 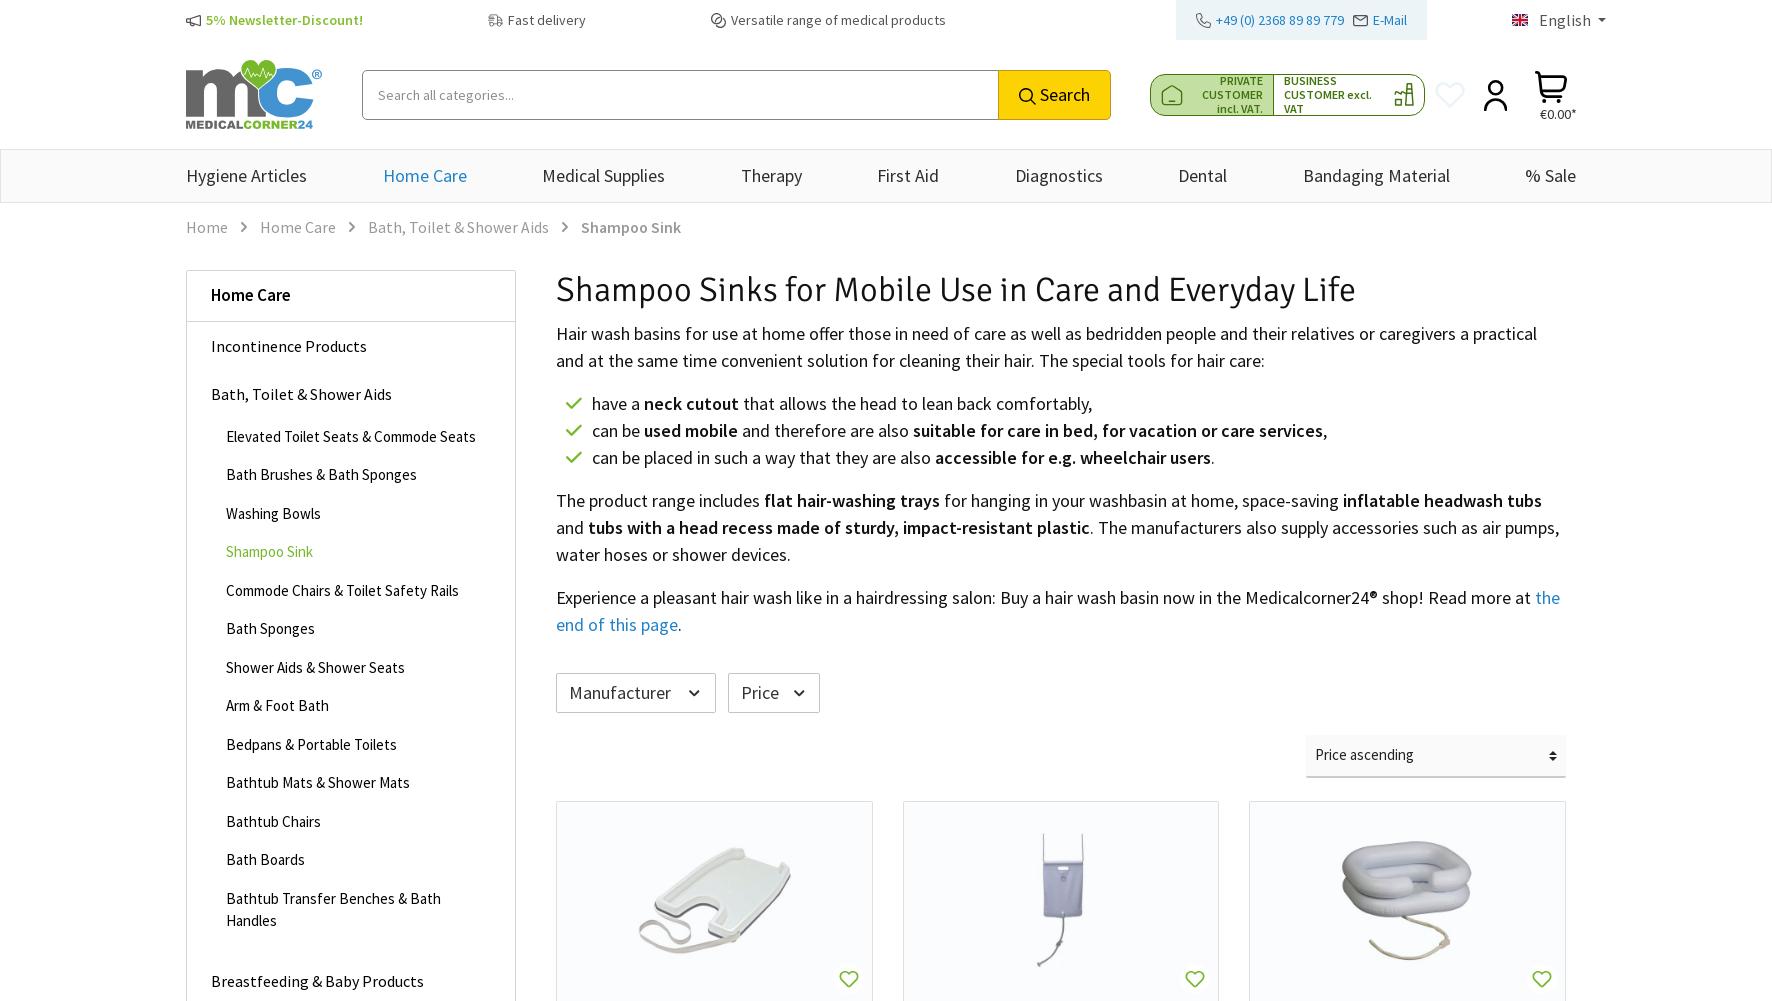 What do you see at coordinates (224, 819) in the screenshot?
I see `'Bathtub Chairs'` at bounding box center [224, 819].